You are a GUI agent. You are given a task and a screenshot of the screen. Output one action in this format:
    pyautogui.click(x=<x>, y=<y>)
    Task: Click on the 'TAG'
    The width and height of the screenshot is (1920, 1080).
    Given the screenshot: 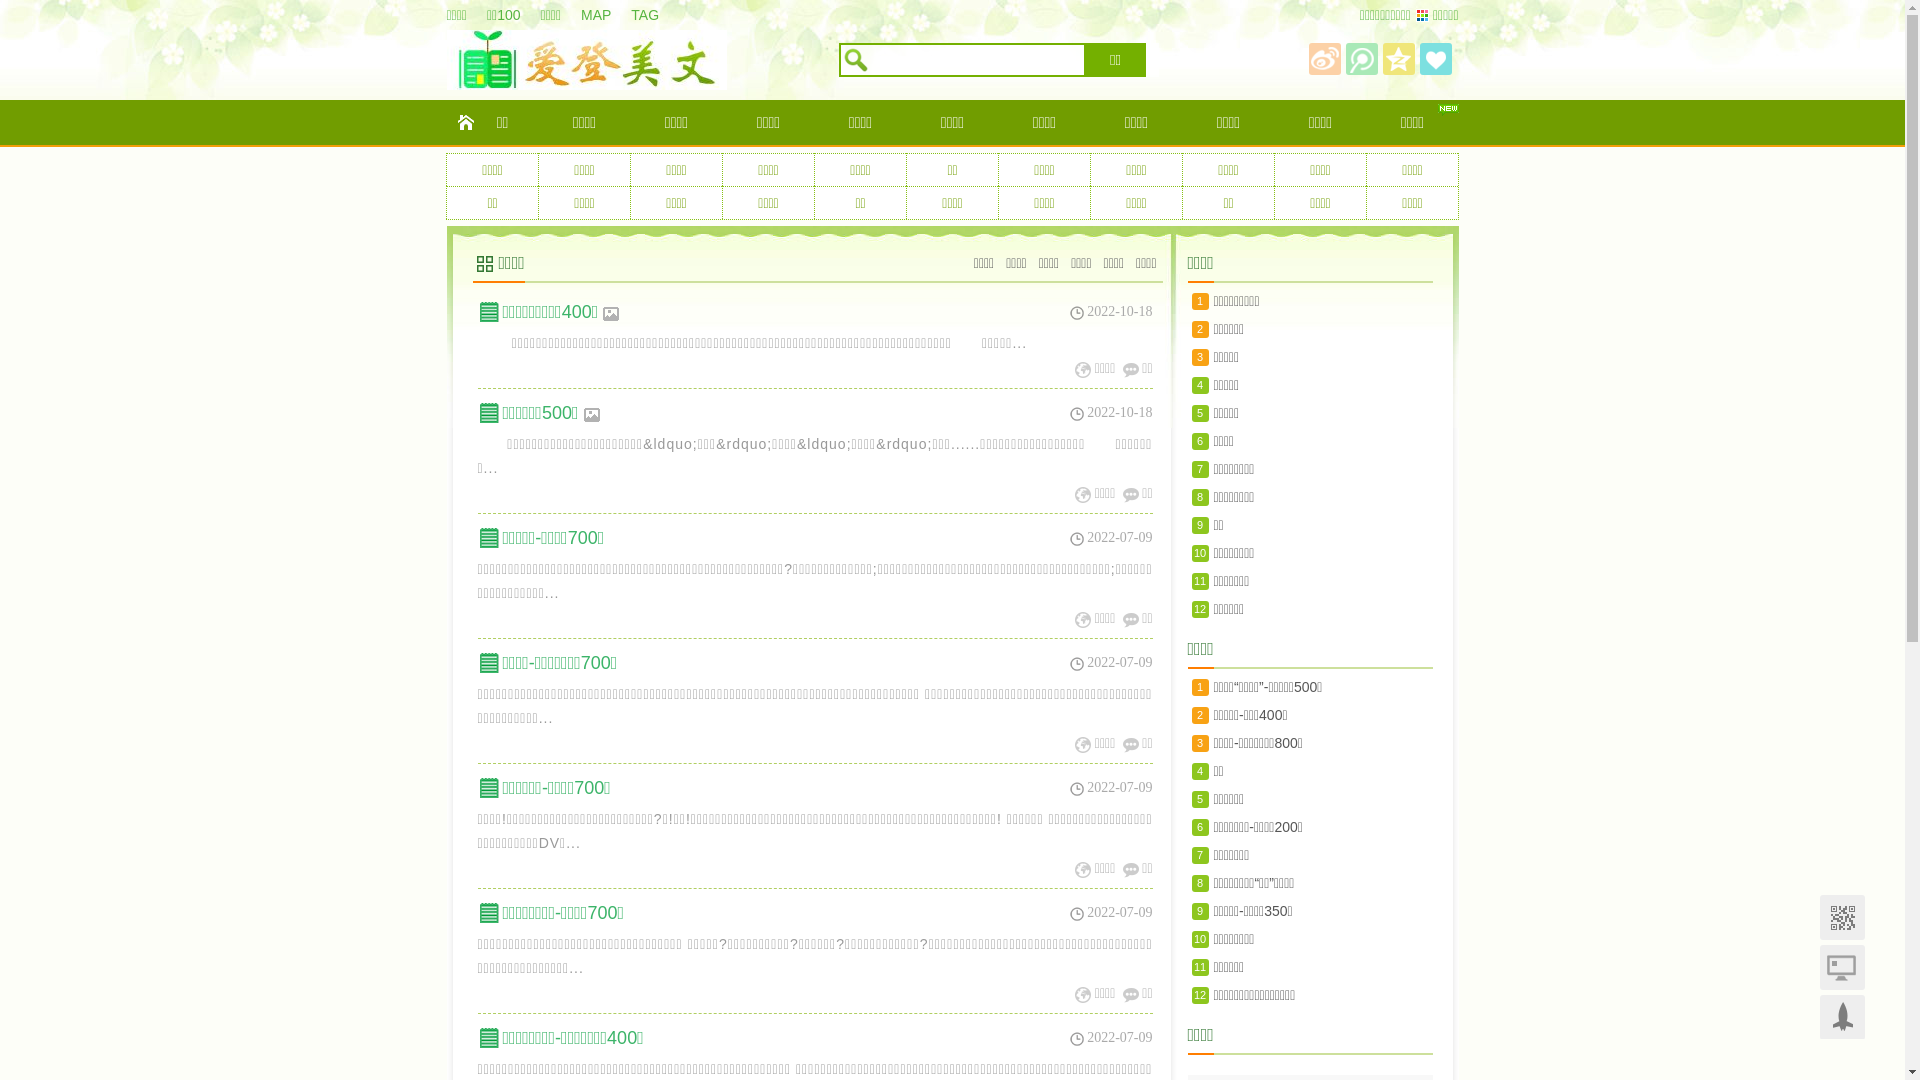 What is the action you would take?
    pyautogui.click(x=654, y=15)
    